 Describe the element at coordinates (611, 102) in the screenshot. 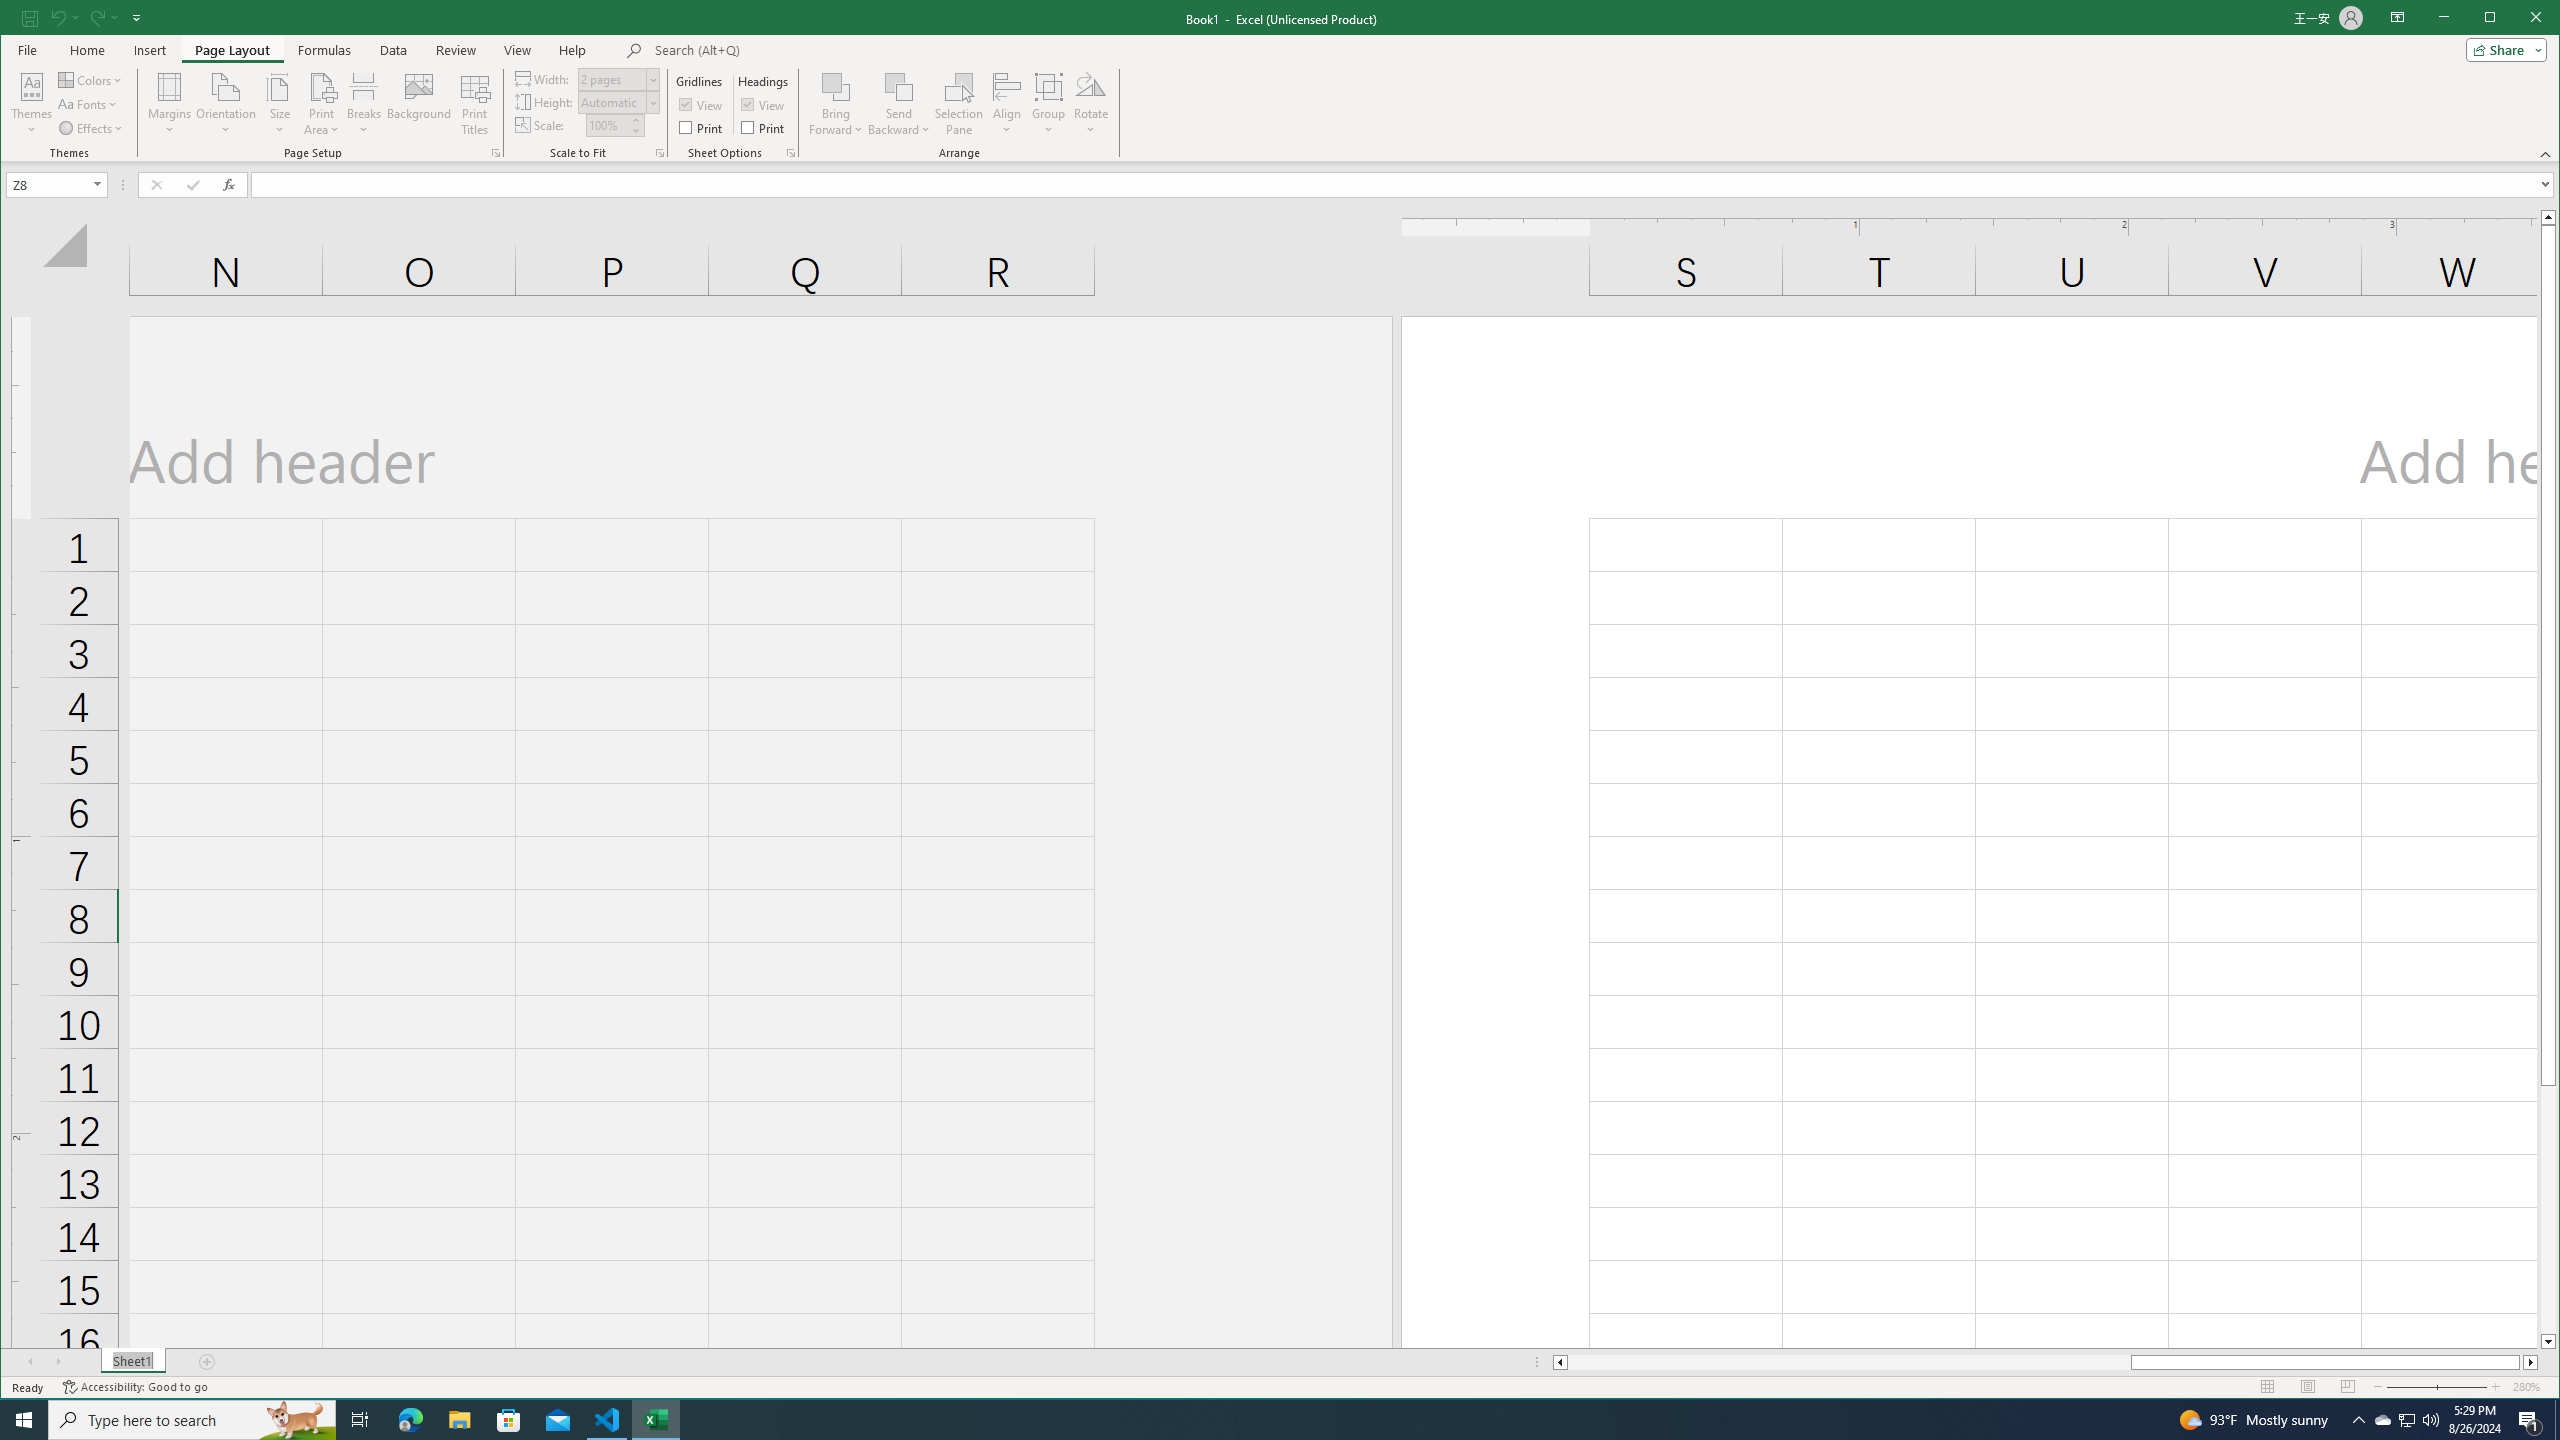

I see `'Height'` at that location.